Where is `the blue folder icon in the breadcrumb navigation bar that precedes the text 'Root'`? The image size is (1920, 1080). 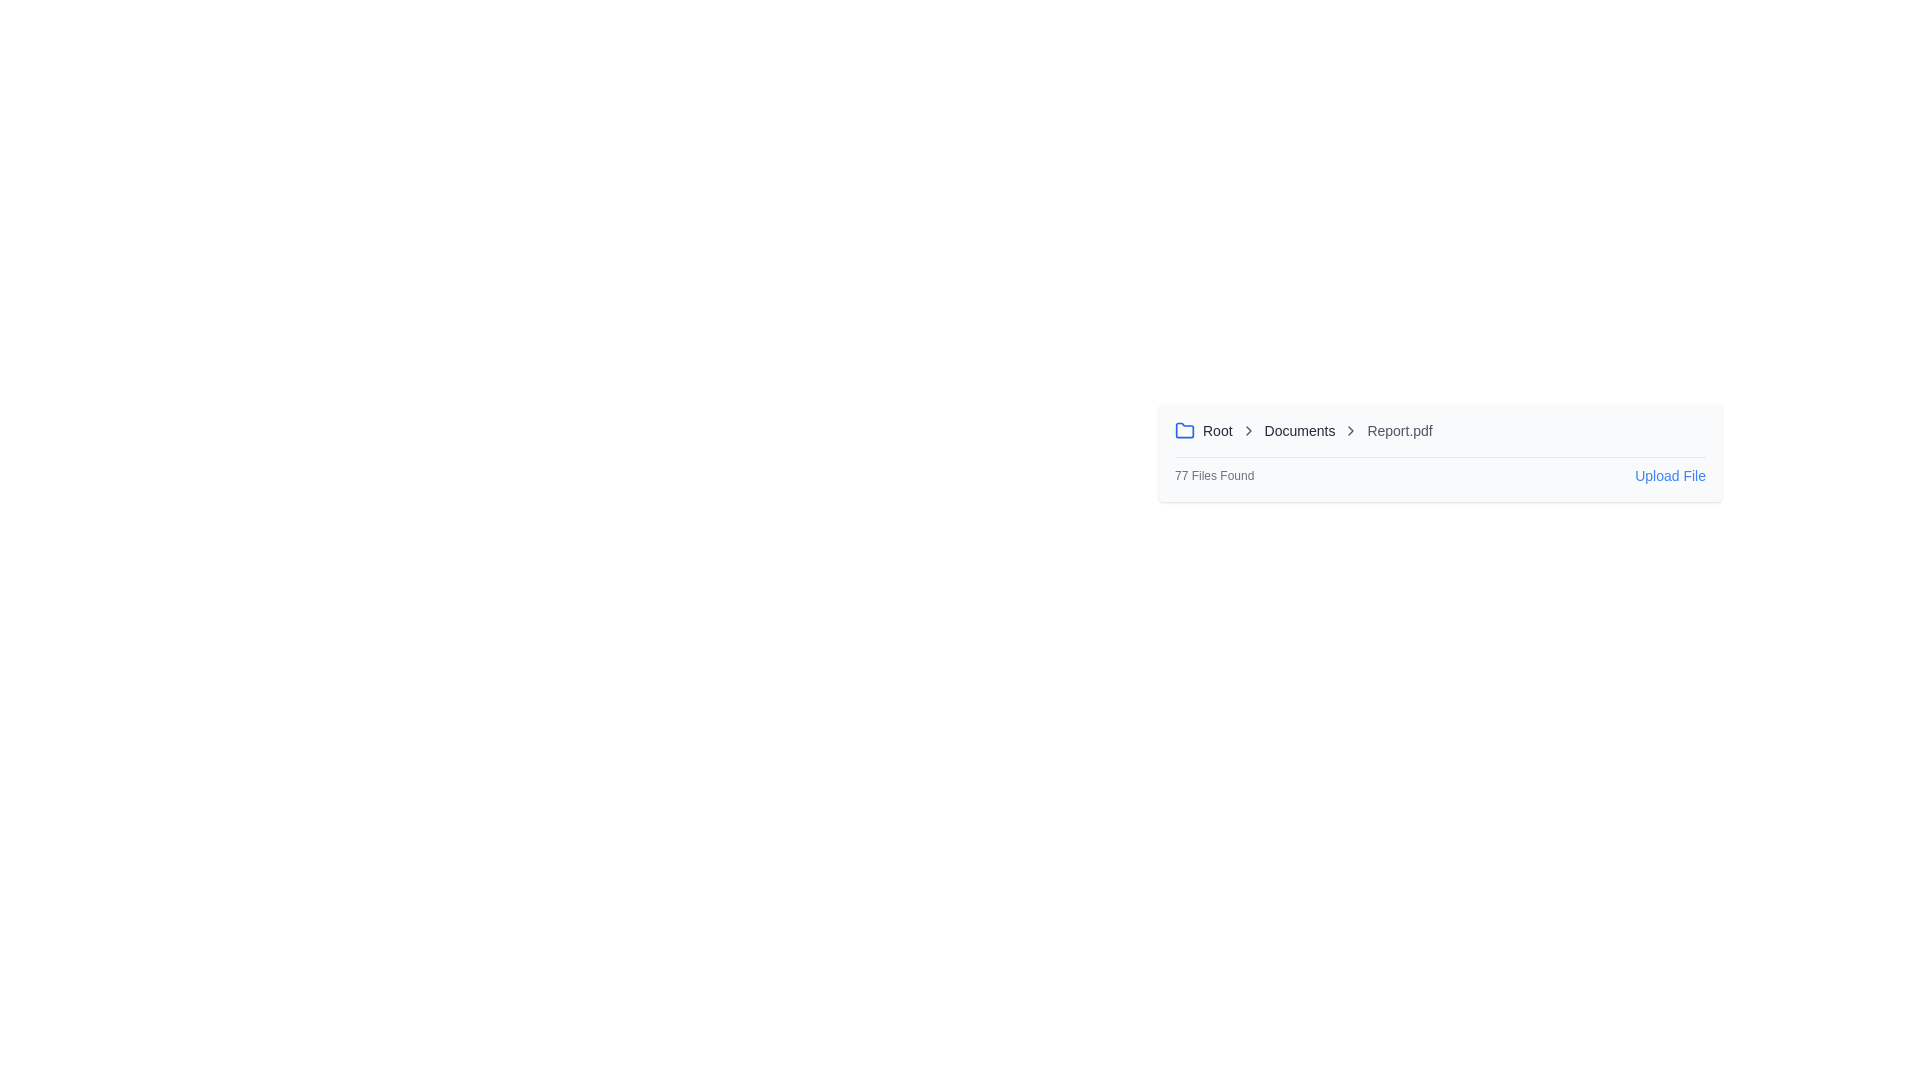 the blue folder icon in the breadcrumb navigation bar that precedes the text 'Root' is located at coordinates (1185, 430).